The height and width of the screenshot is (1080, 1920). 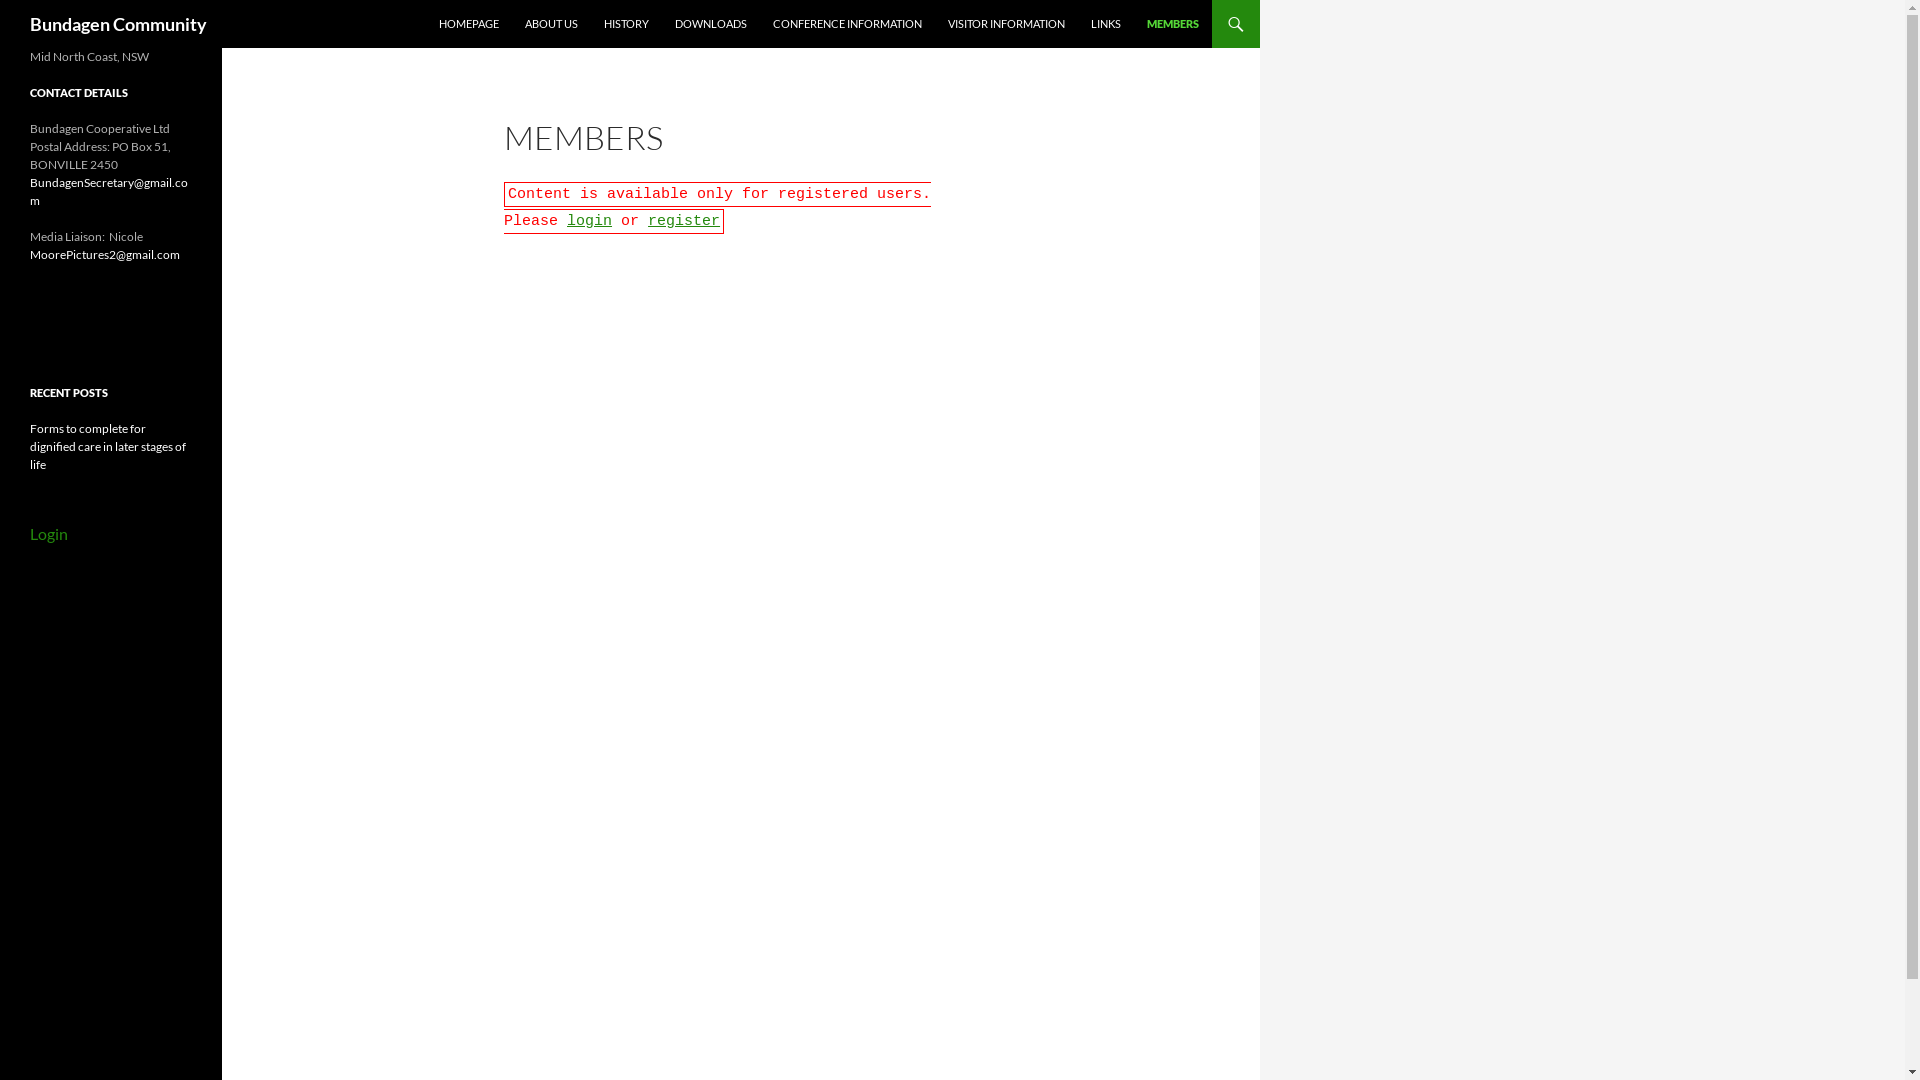 What do you see at coordinates (117, 23) in the screenshot?
I see `'Bundagen Community'` at bounding box center [117, 23].